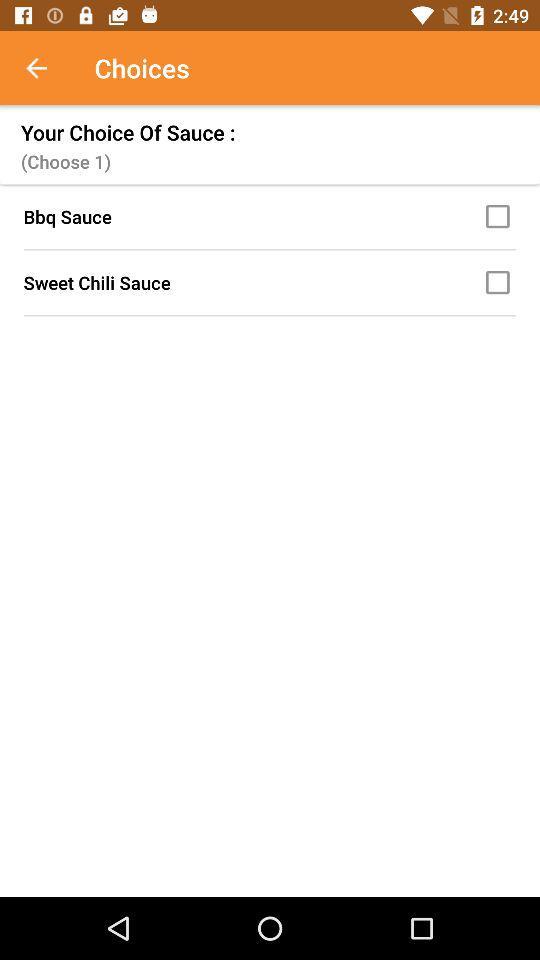 Image resolution: width=540 pixels, height=960 pixels. Describe the element at coordinates (500, 281) in the screenshot. I see `sweet chili sauce` at that location.